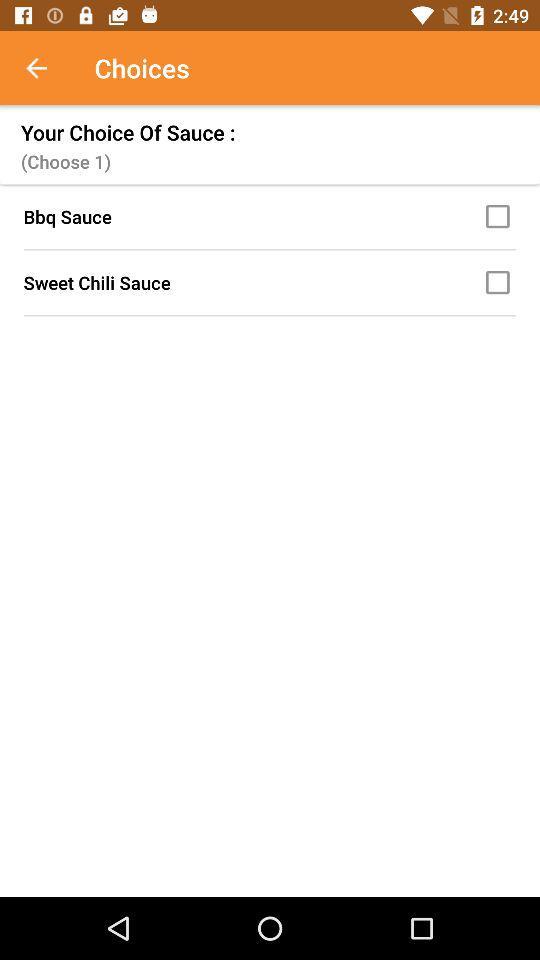 Image resolution: width=540 pixels, height=960 pixels. Describe the element at coordinates (500, 281) in the screenshot. I see `sweet chili sauce` at that location.